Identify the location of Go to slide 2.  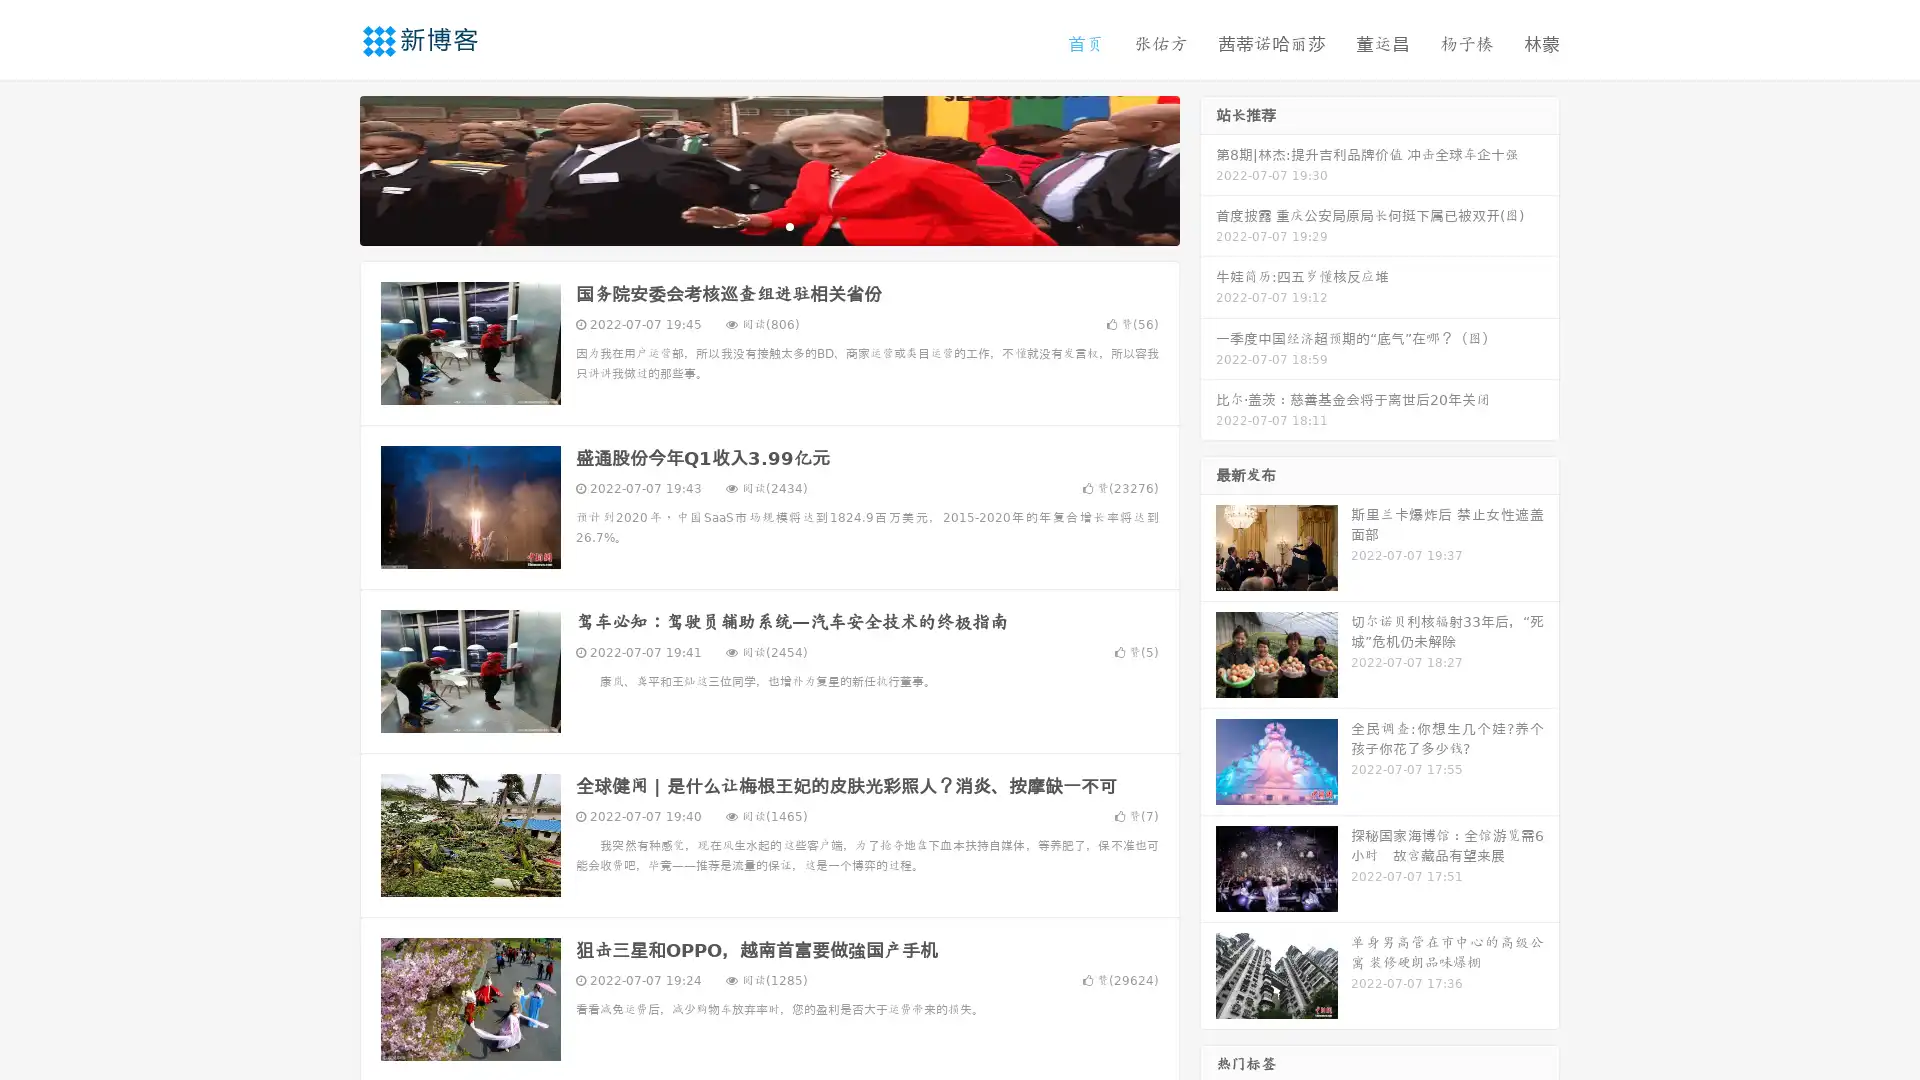
(768, 225).